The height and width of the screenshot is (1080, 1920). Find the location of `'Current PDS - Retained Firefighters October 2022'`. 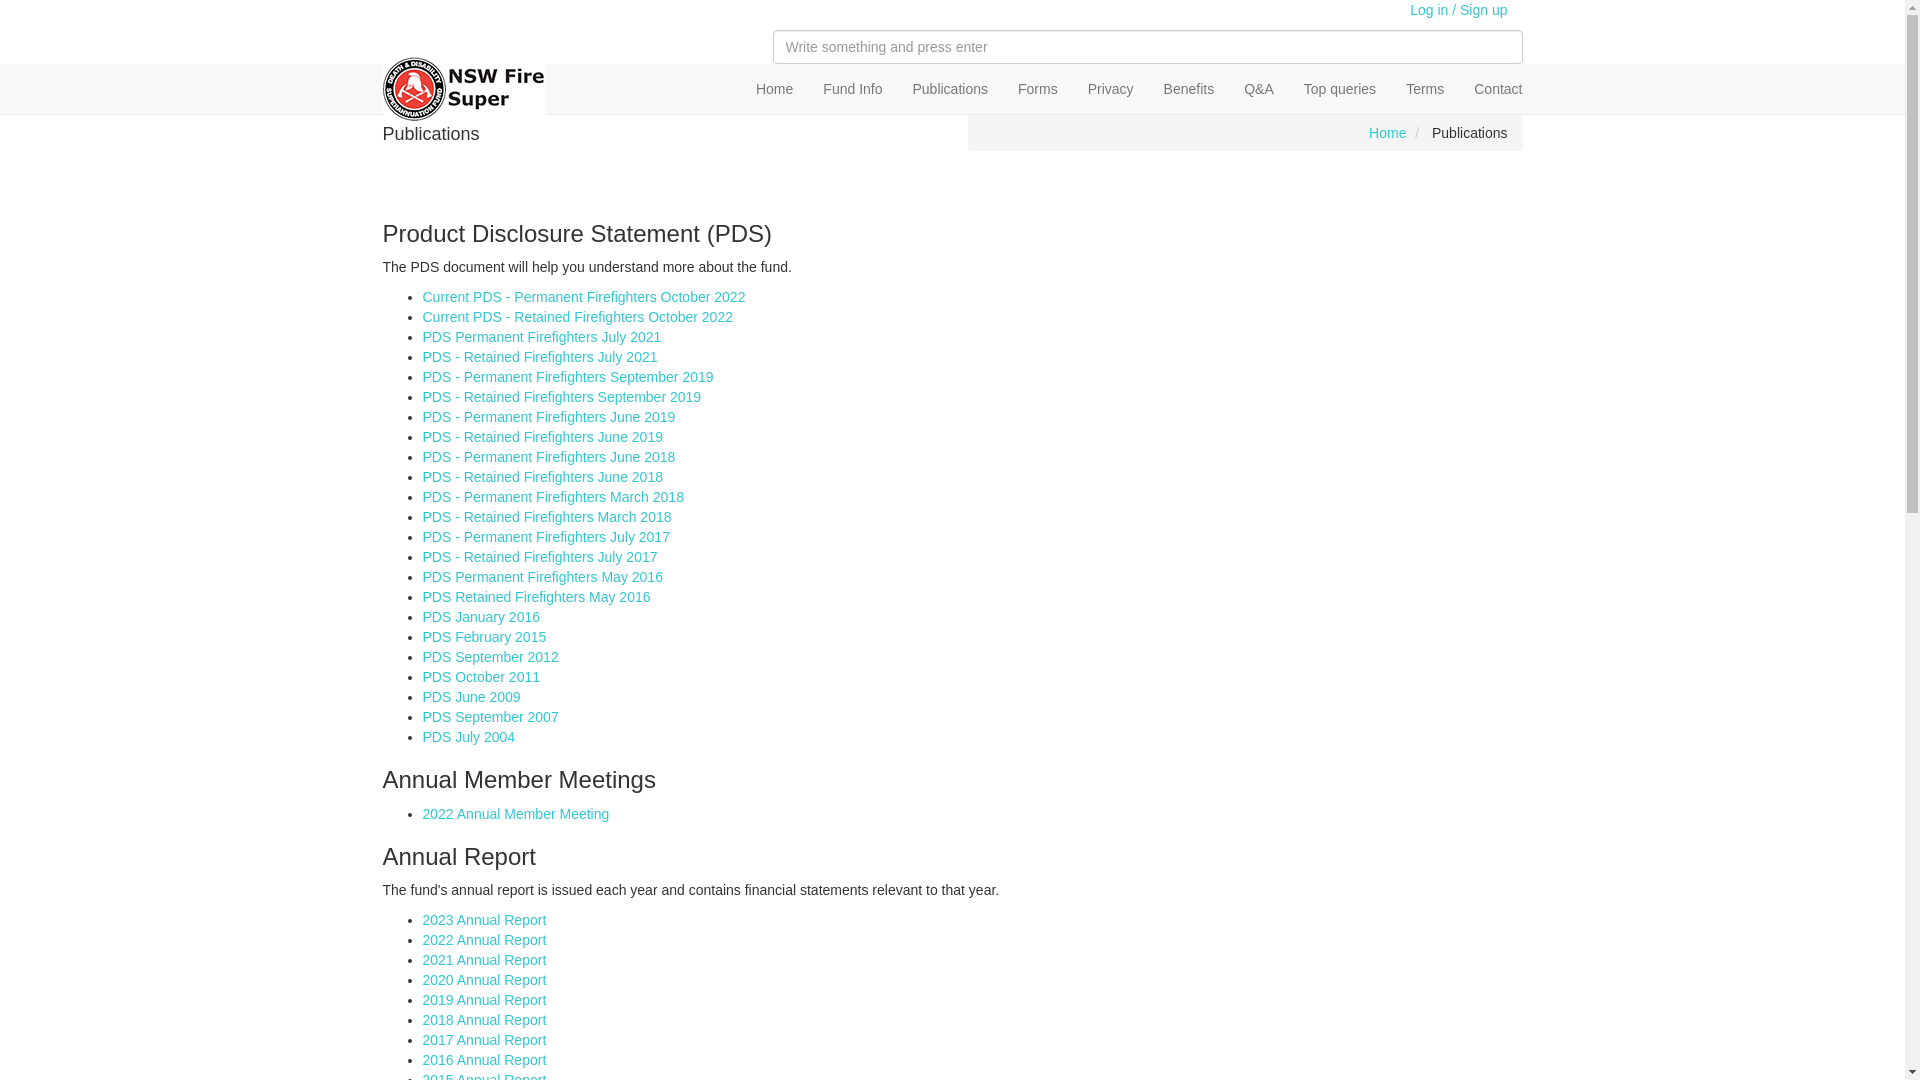

'Current PDS - Retained Firefighters October 2022' is located at coordinates (575, 315).